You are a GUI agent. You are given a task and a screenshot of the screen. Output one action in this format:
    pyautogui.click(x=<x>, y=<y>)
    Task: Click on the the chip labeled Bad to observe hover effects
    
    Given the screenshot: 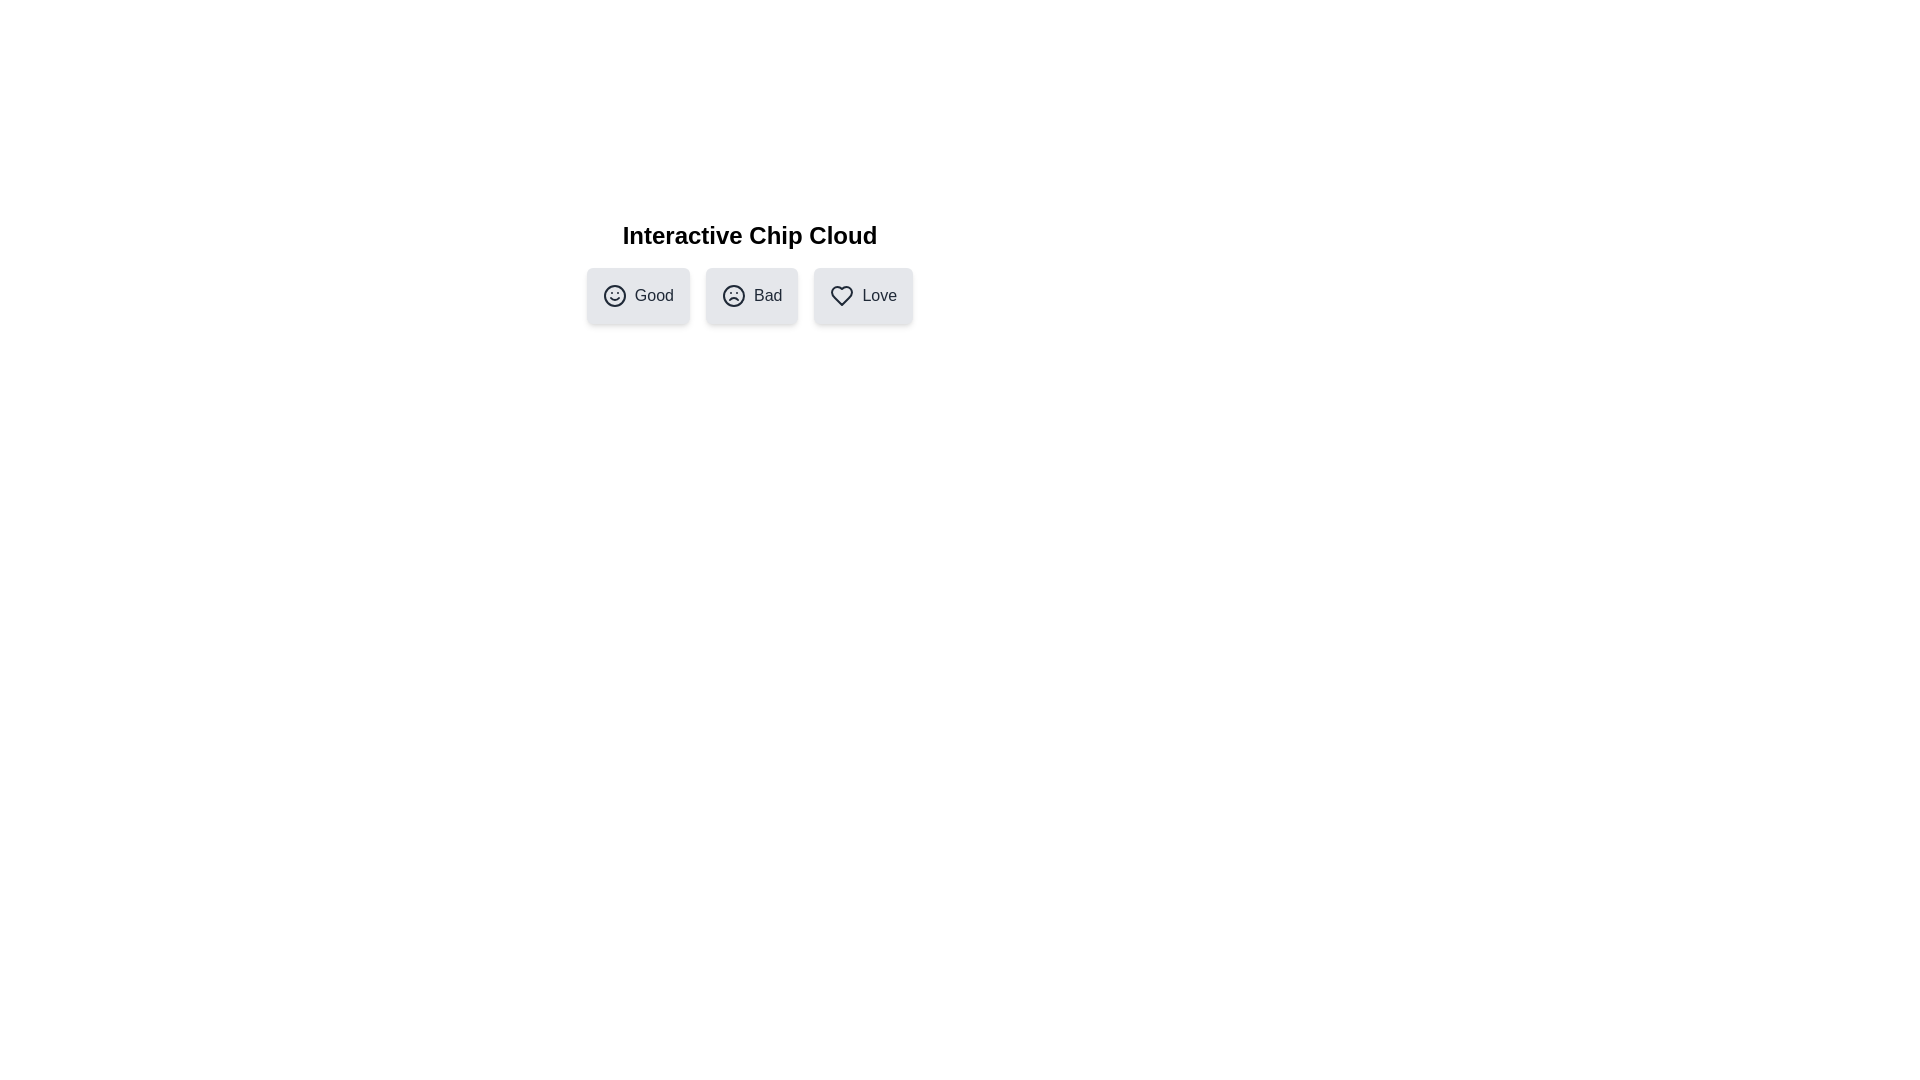 What is the action you would take?
    pyautogui.click(x=751, y=296)
    